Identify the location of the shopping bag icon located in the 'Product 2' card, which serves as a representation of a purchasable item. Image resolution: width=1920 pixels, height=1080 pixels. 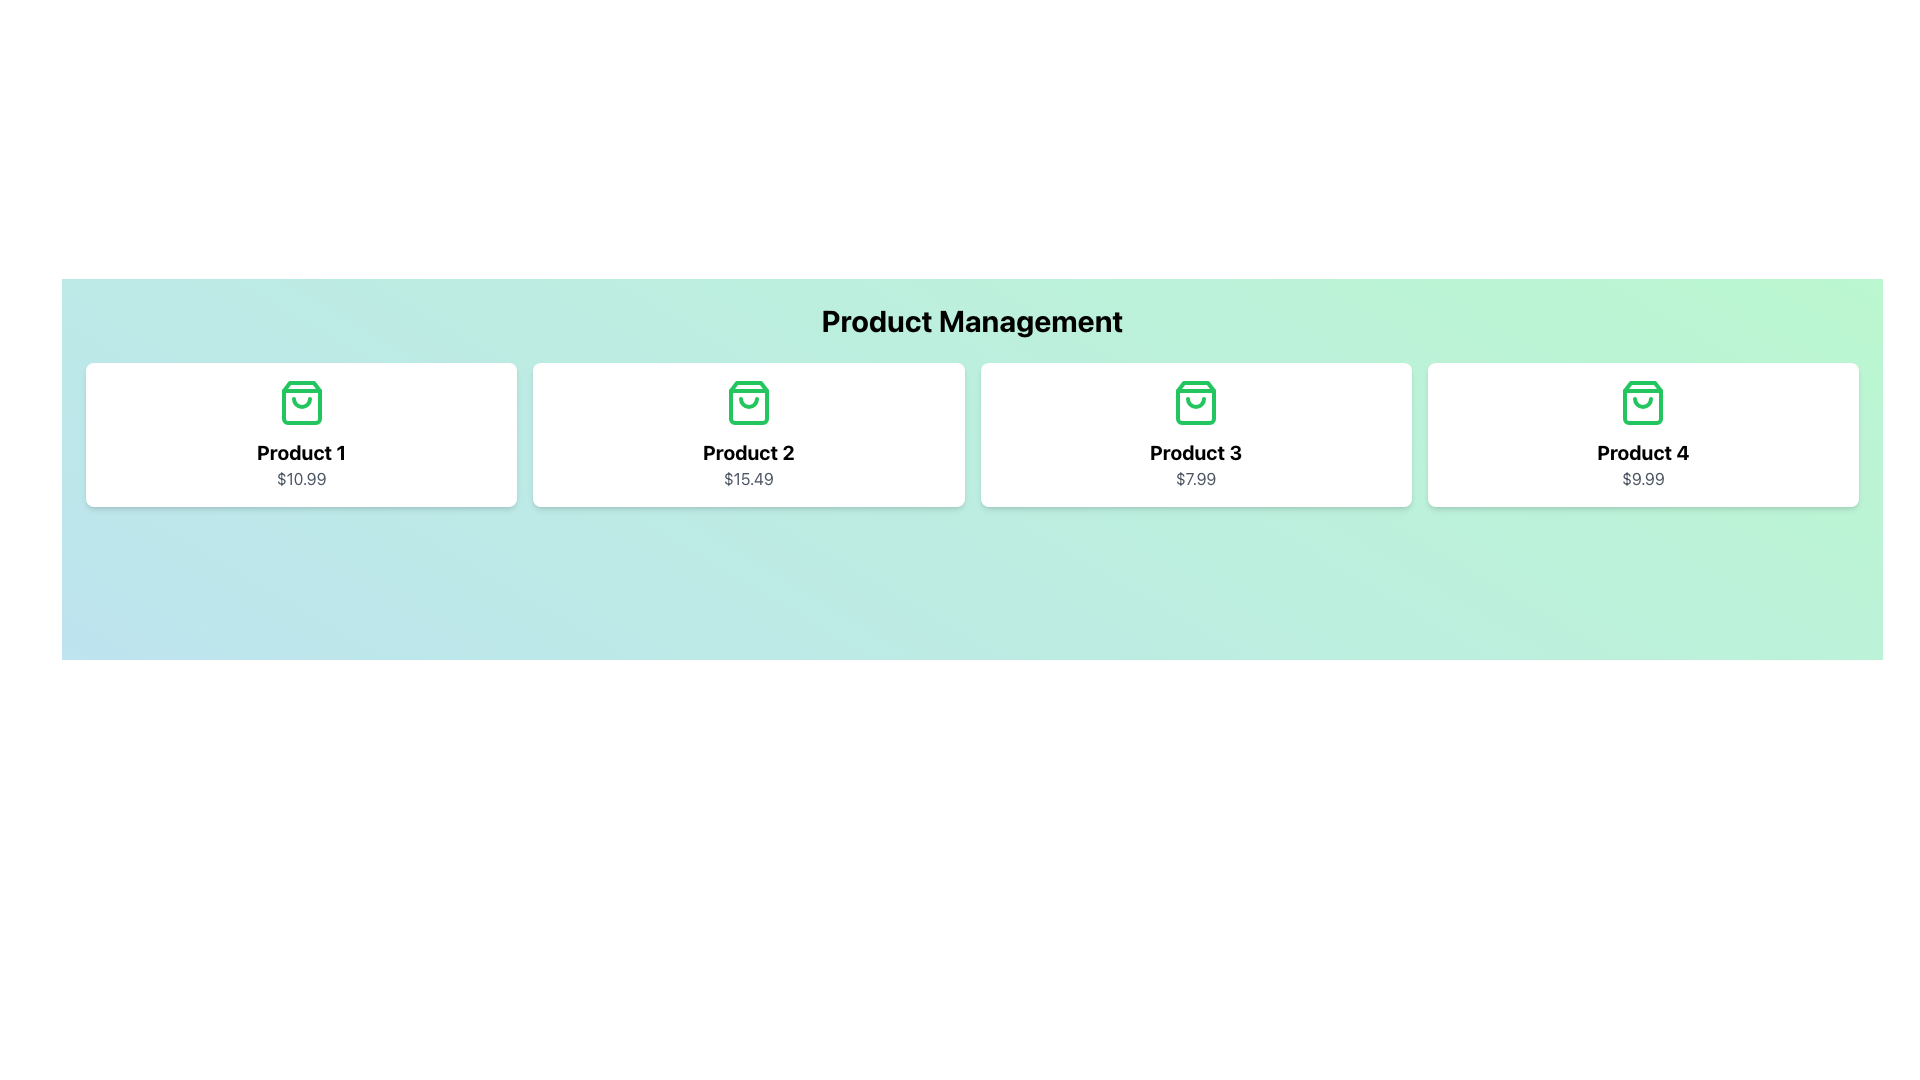
(747, 402).